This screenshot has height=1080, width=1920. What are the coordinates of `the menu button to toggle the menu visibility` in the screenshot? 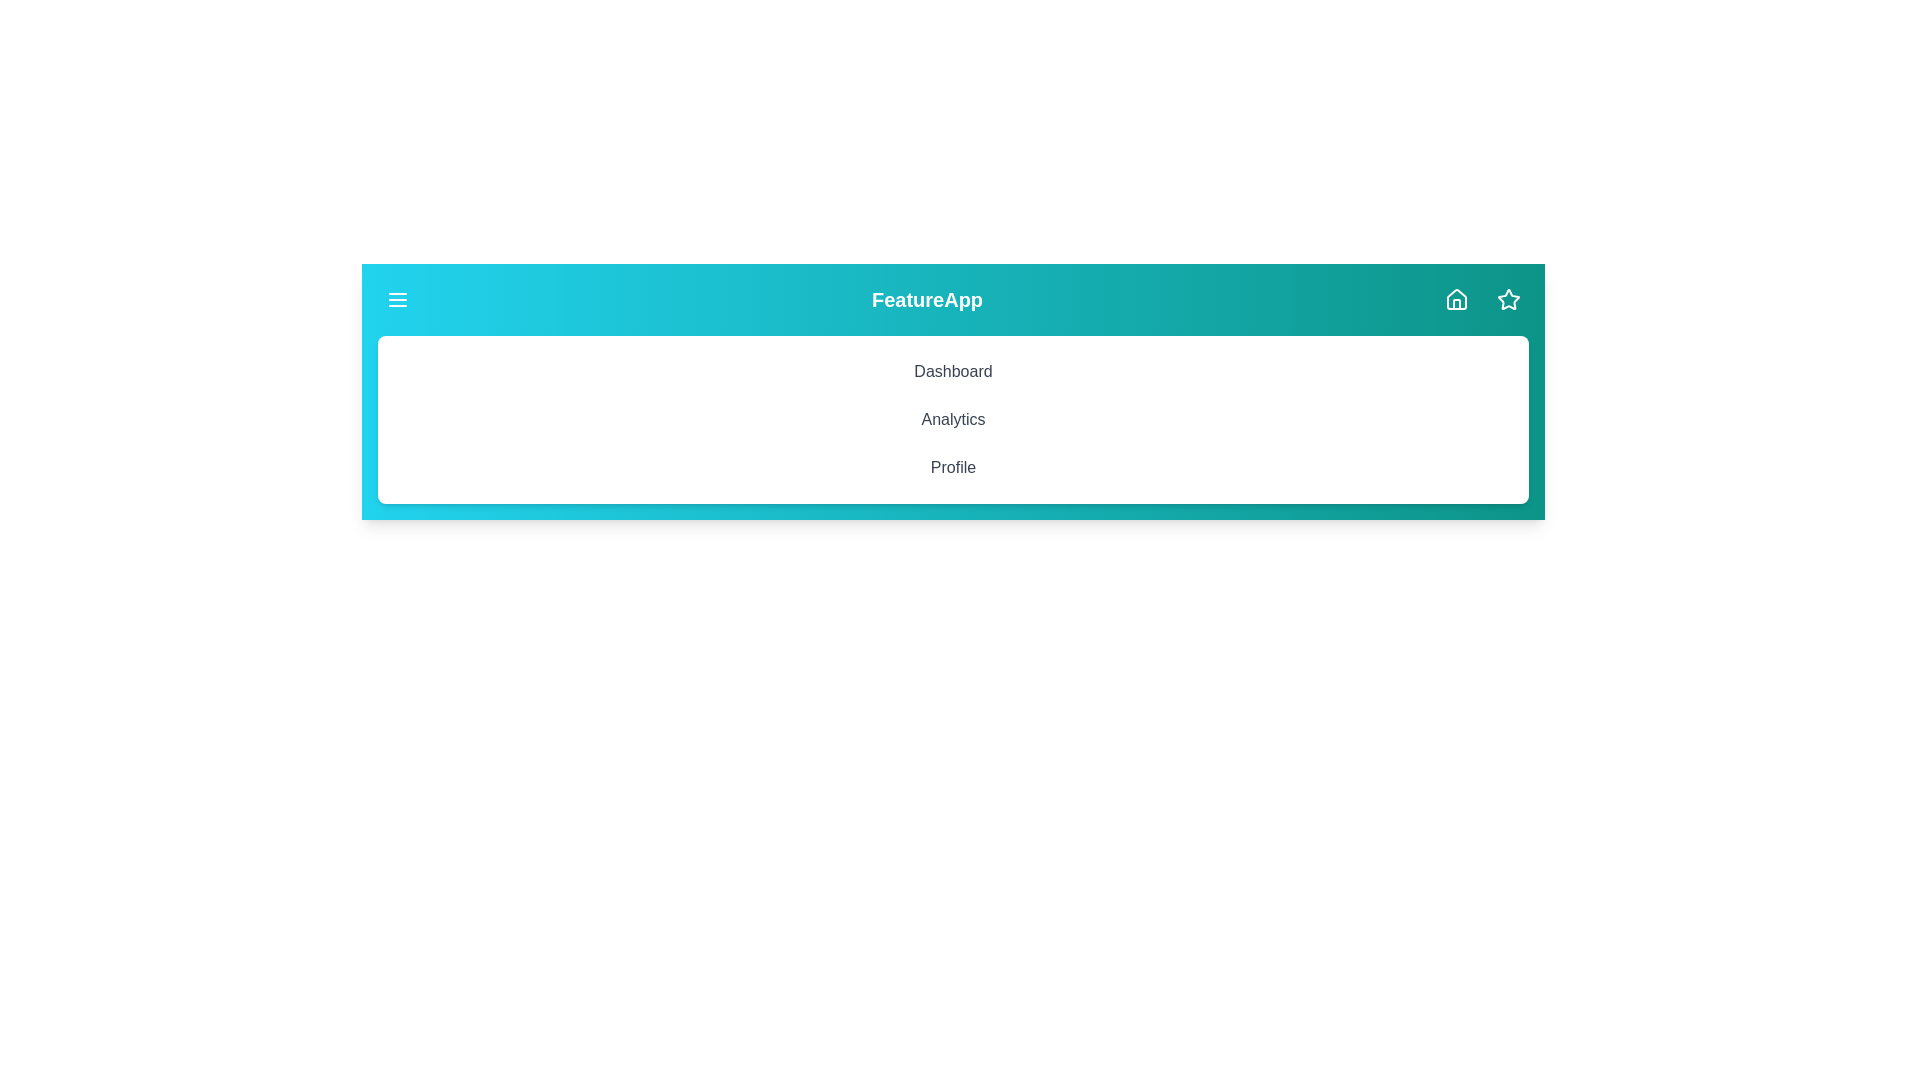 It's located at (398, 300).